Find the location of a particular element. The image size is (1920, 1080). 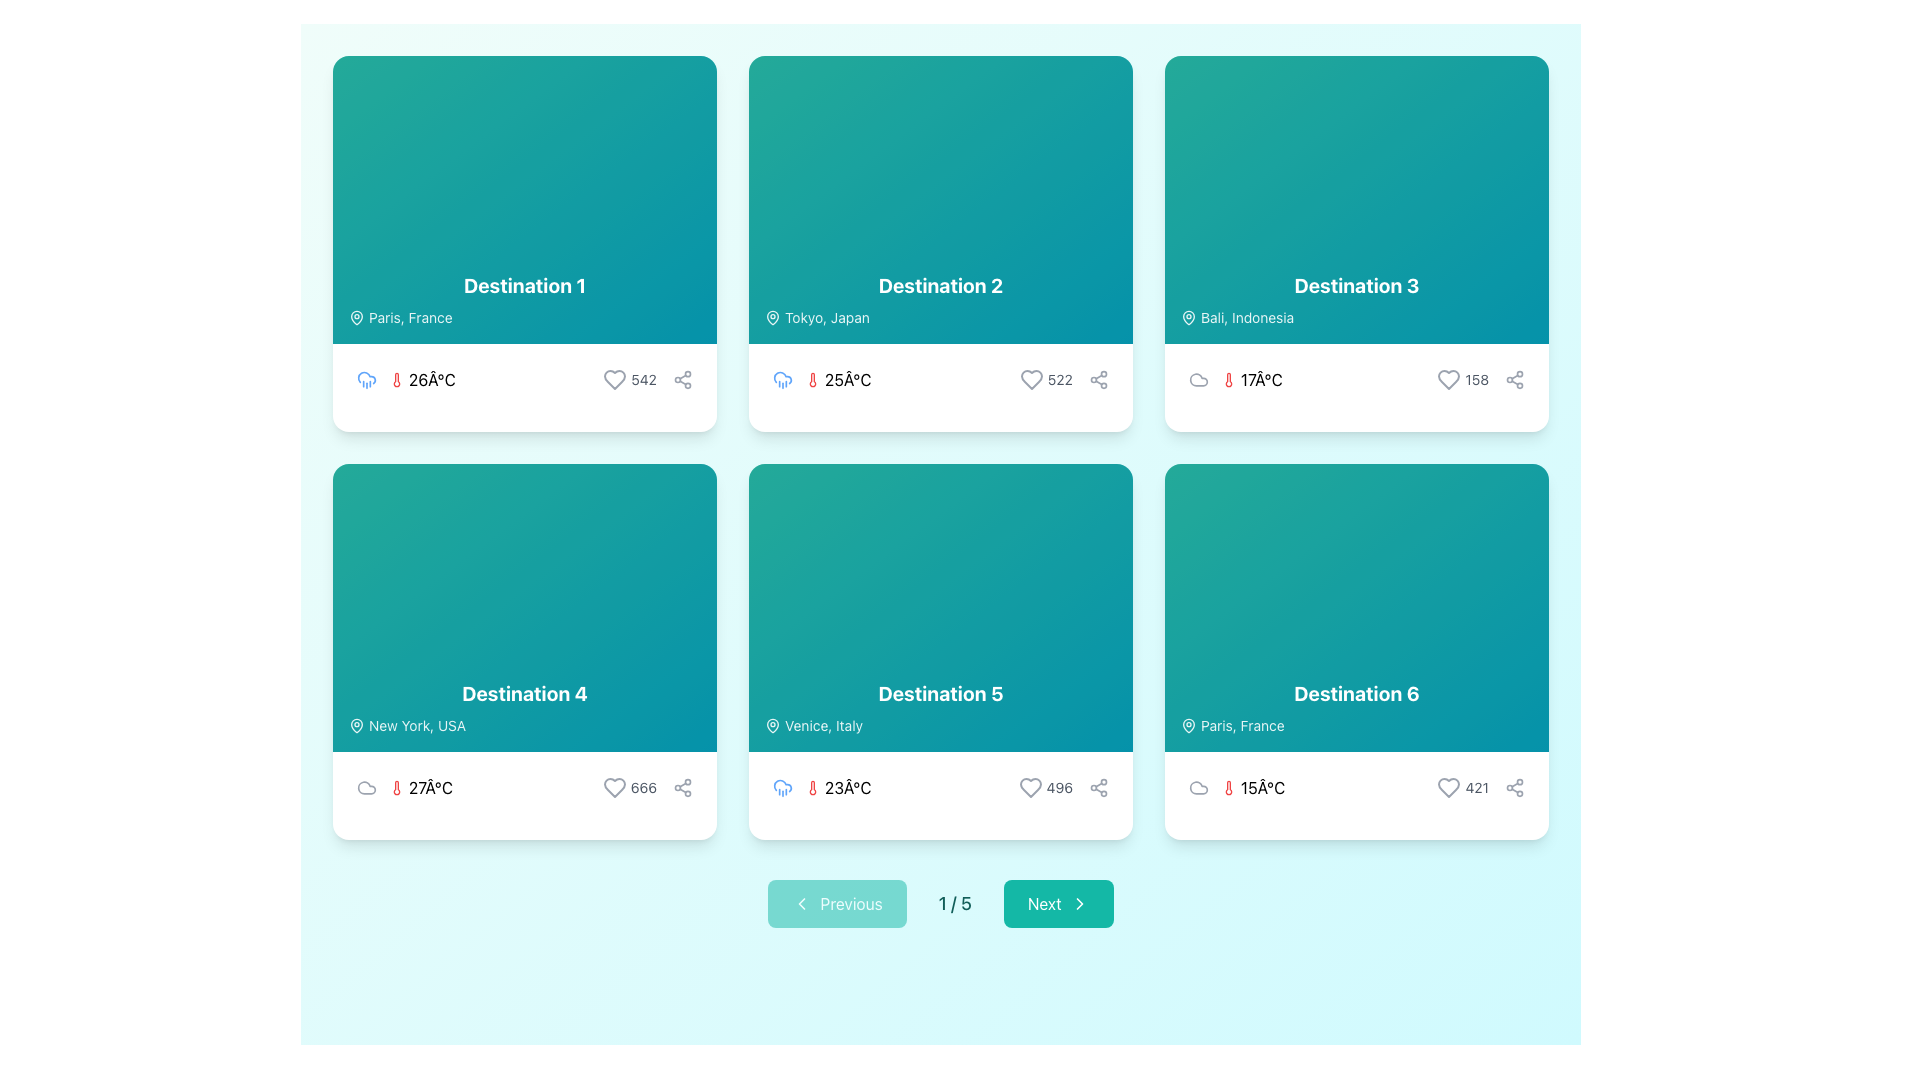

the map pin icon located within the 'Paris, France' text section of the 'Destination 6' card in the bottom-right of a 2-row, 3-column grid of destination cards is located at coordinates (1189, 725).